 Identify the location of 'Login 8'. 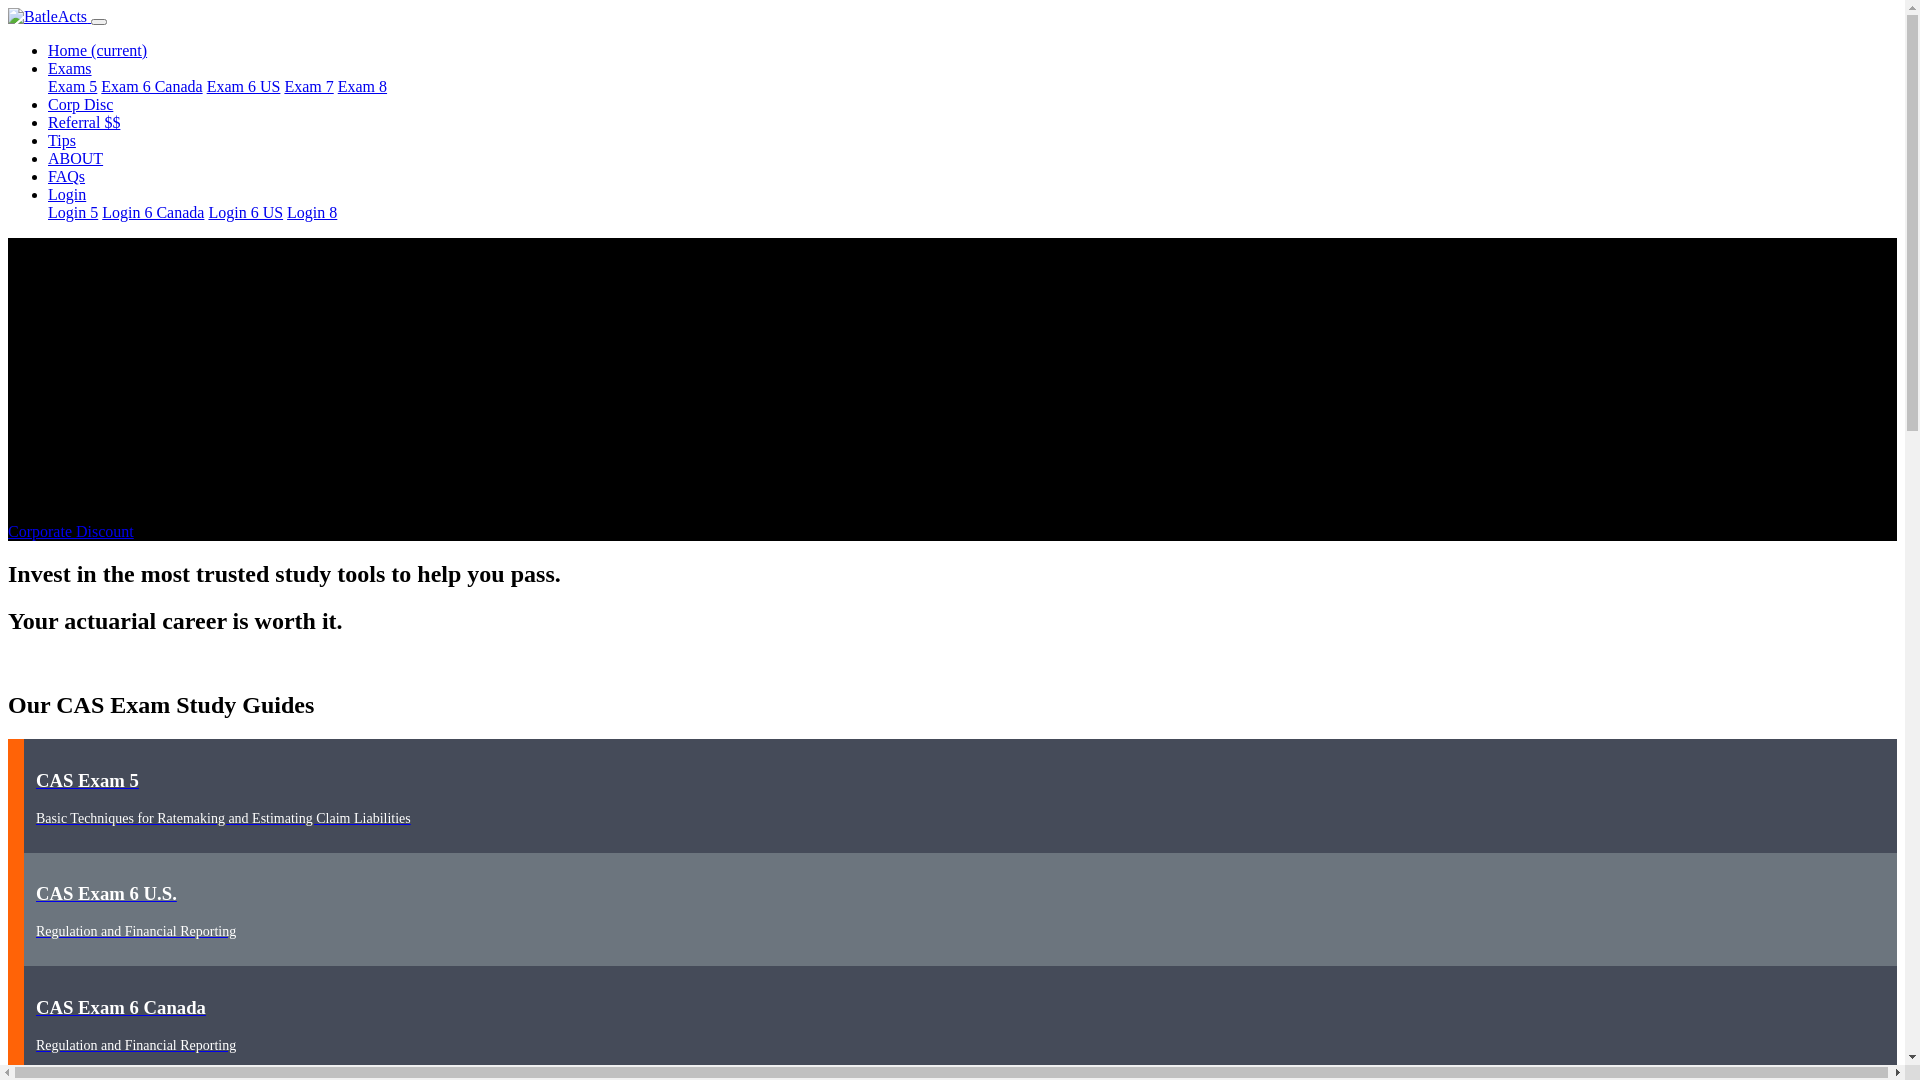
(311, 212).